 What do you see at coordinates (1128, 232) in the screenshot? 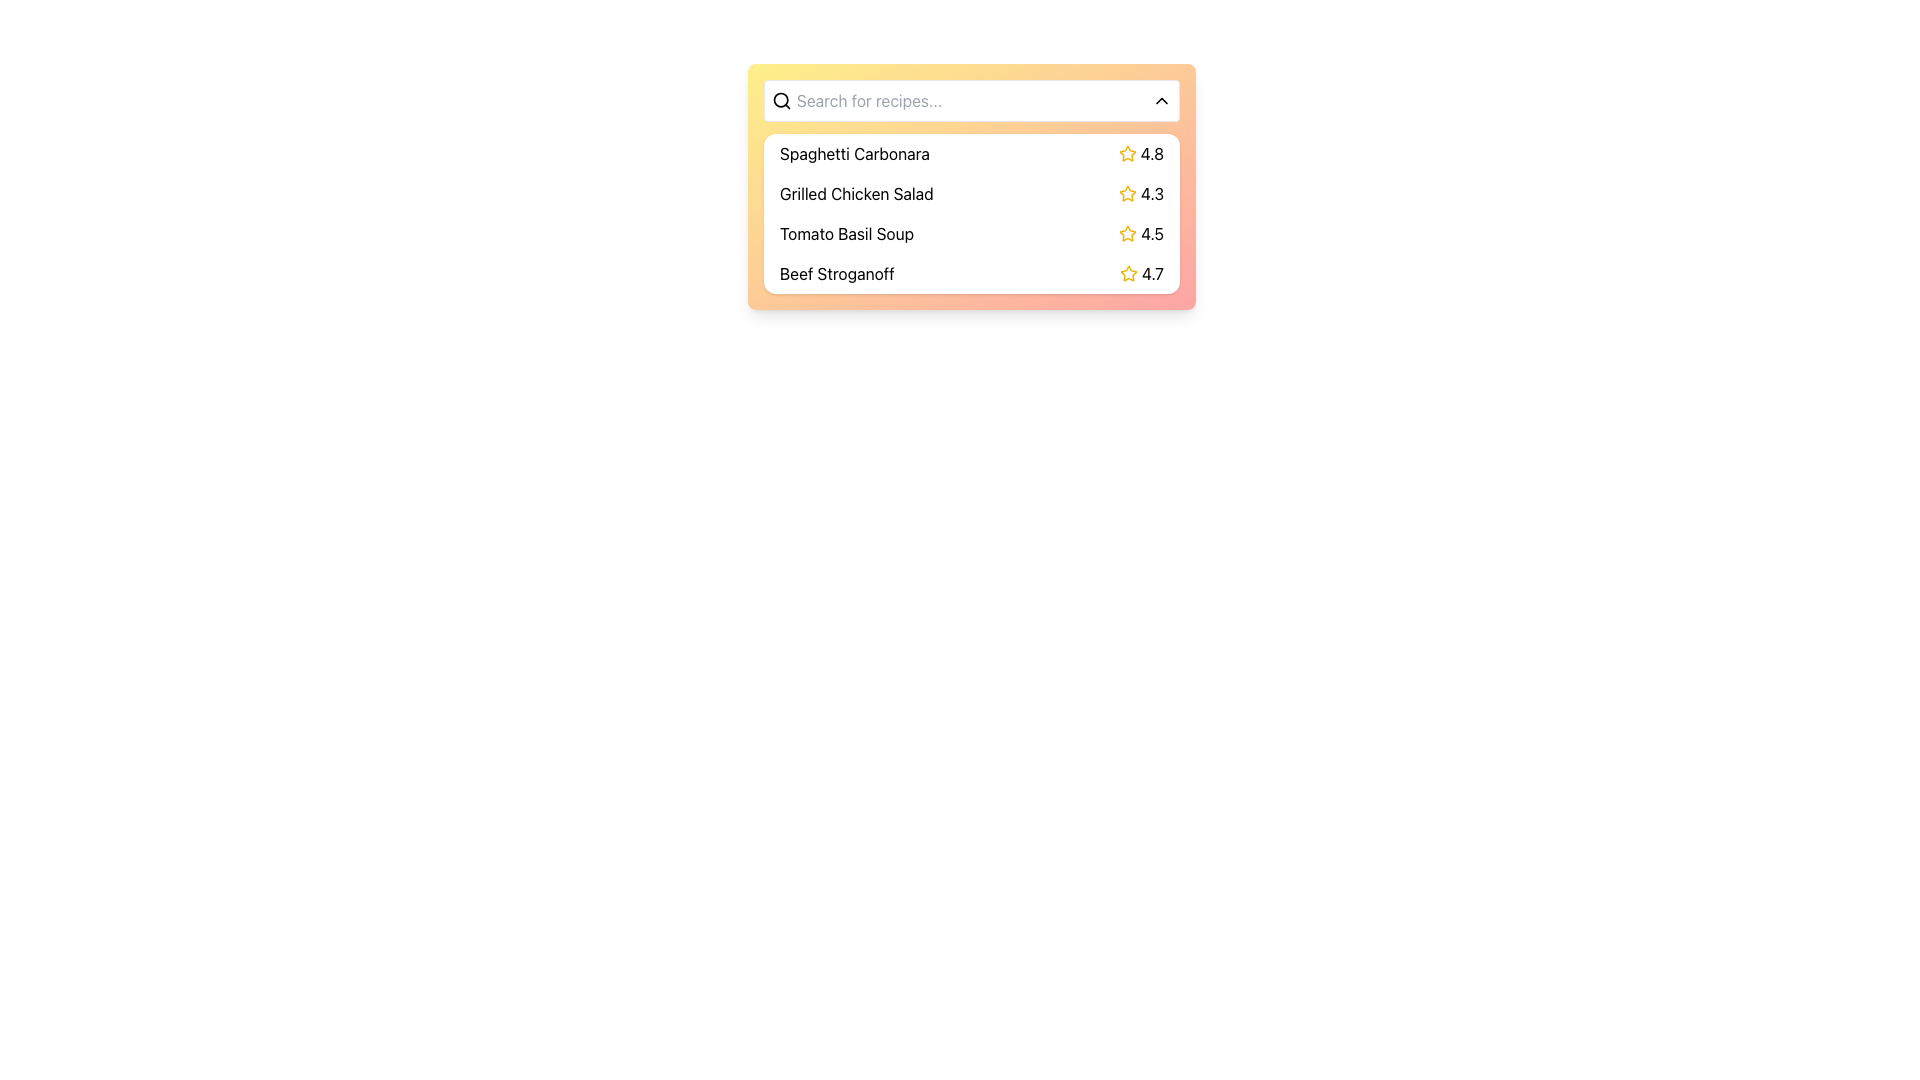
I see `the yellow star icon representing the rating for 'Tomato Basil Soup' which is located beside the text '4.5'` at bounding box center [1128, 232].